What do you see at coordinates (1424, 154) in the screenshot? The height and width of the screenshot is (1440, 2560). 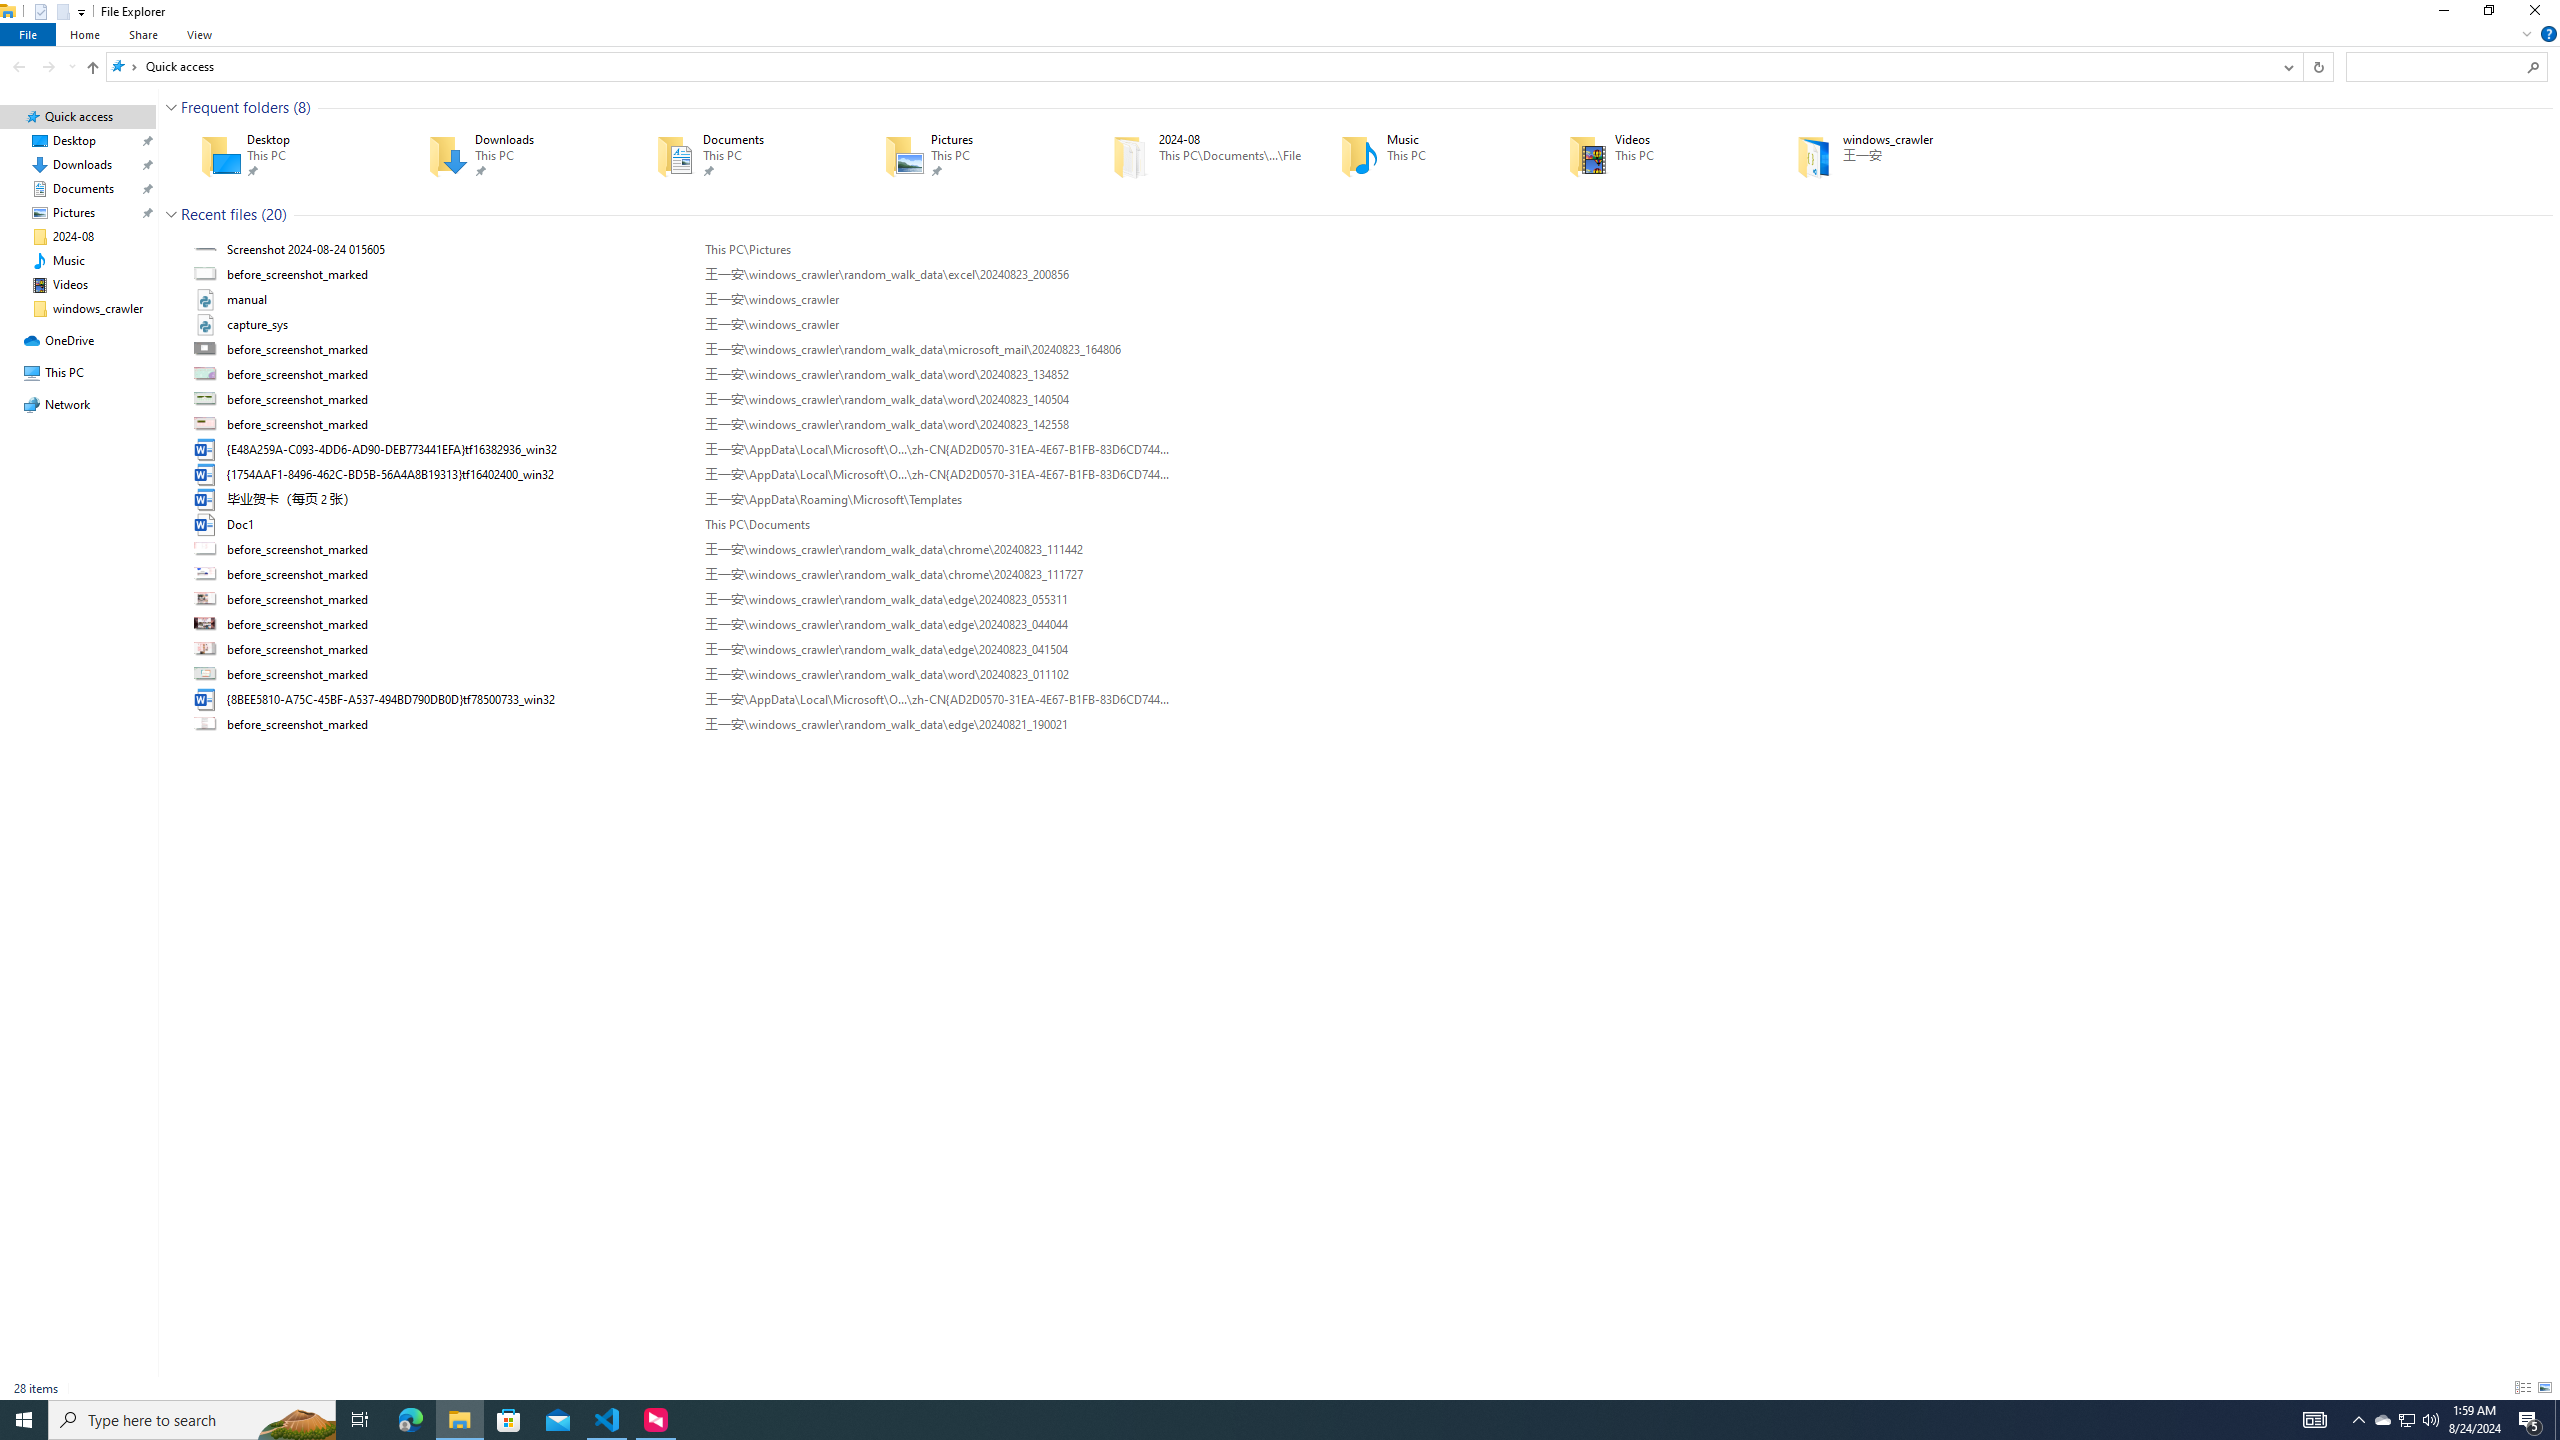 I see `'Music'` at bounding box center [1424, 154].